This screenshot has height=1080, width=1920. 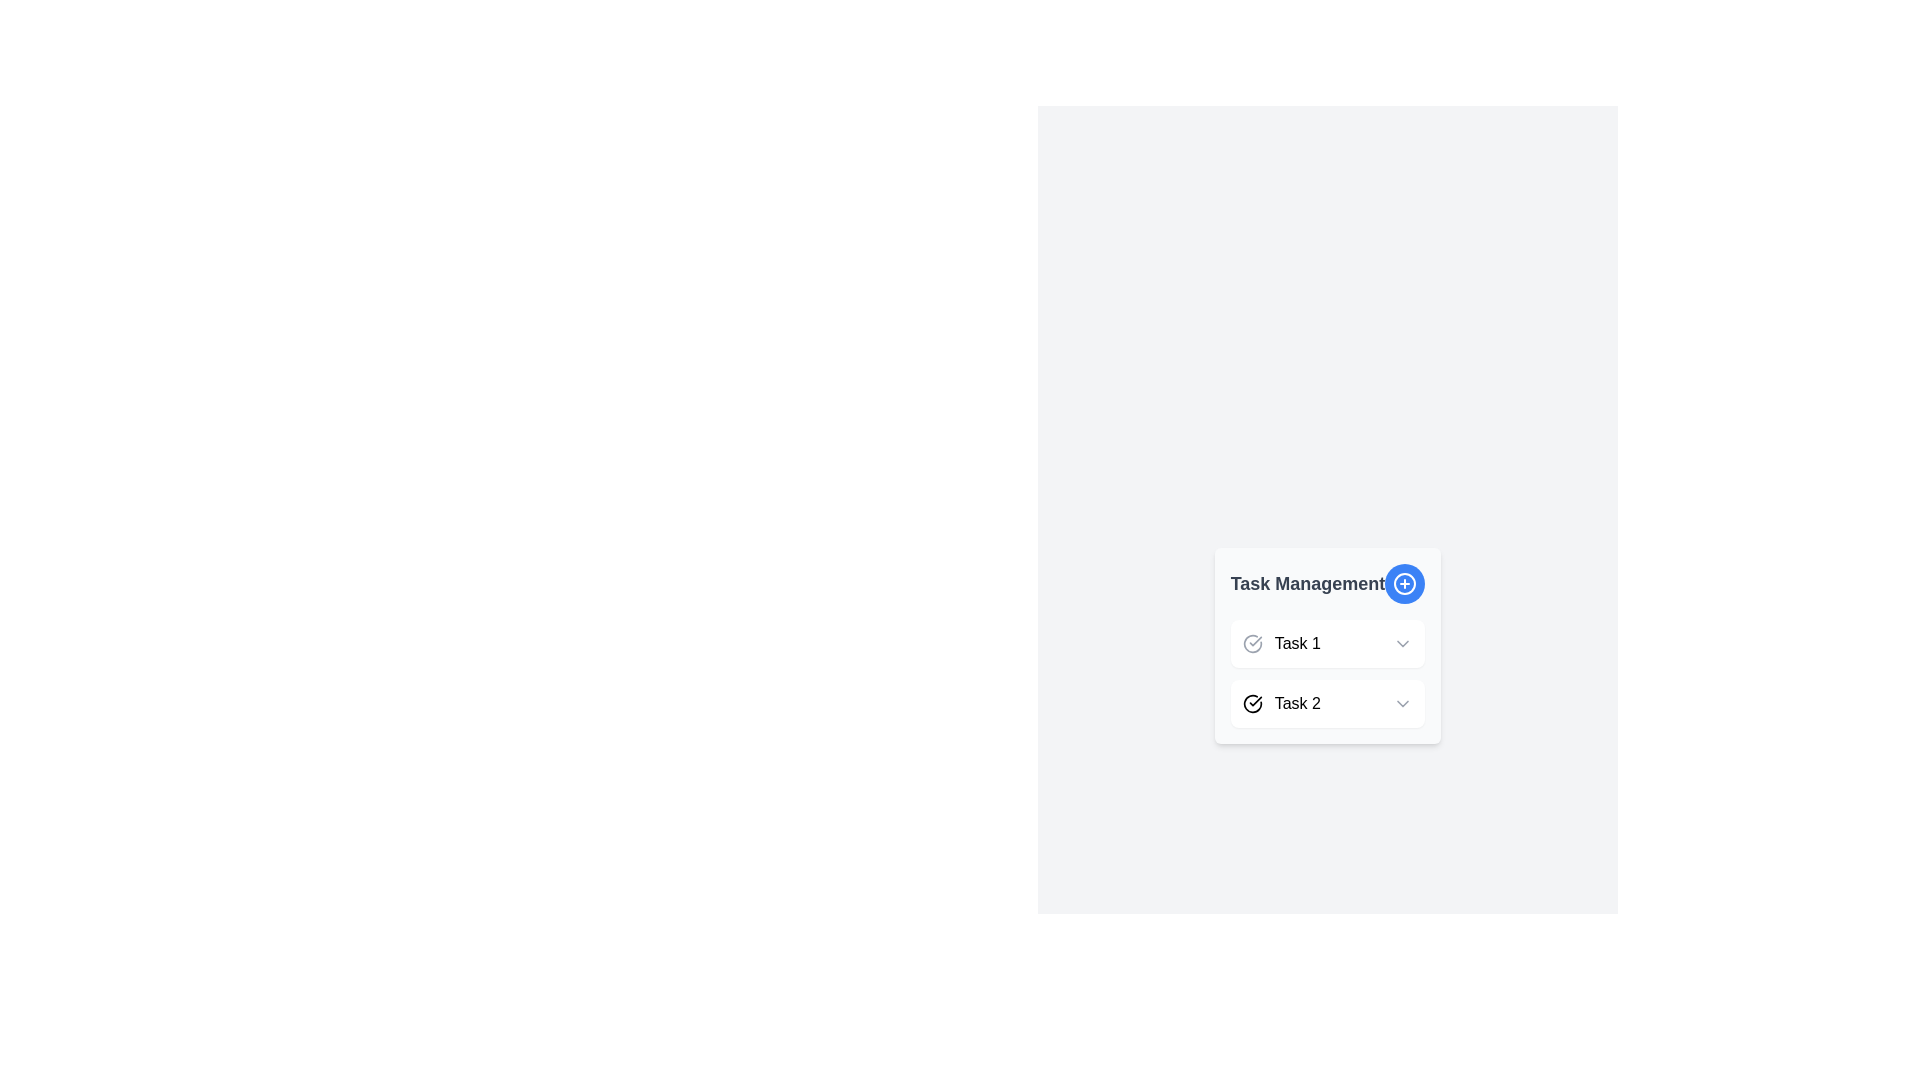 I want to click on the action button located in the 'Task Management' section, which is the second interactive element to the right of the text, so click(x=1404, y=583).